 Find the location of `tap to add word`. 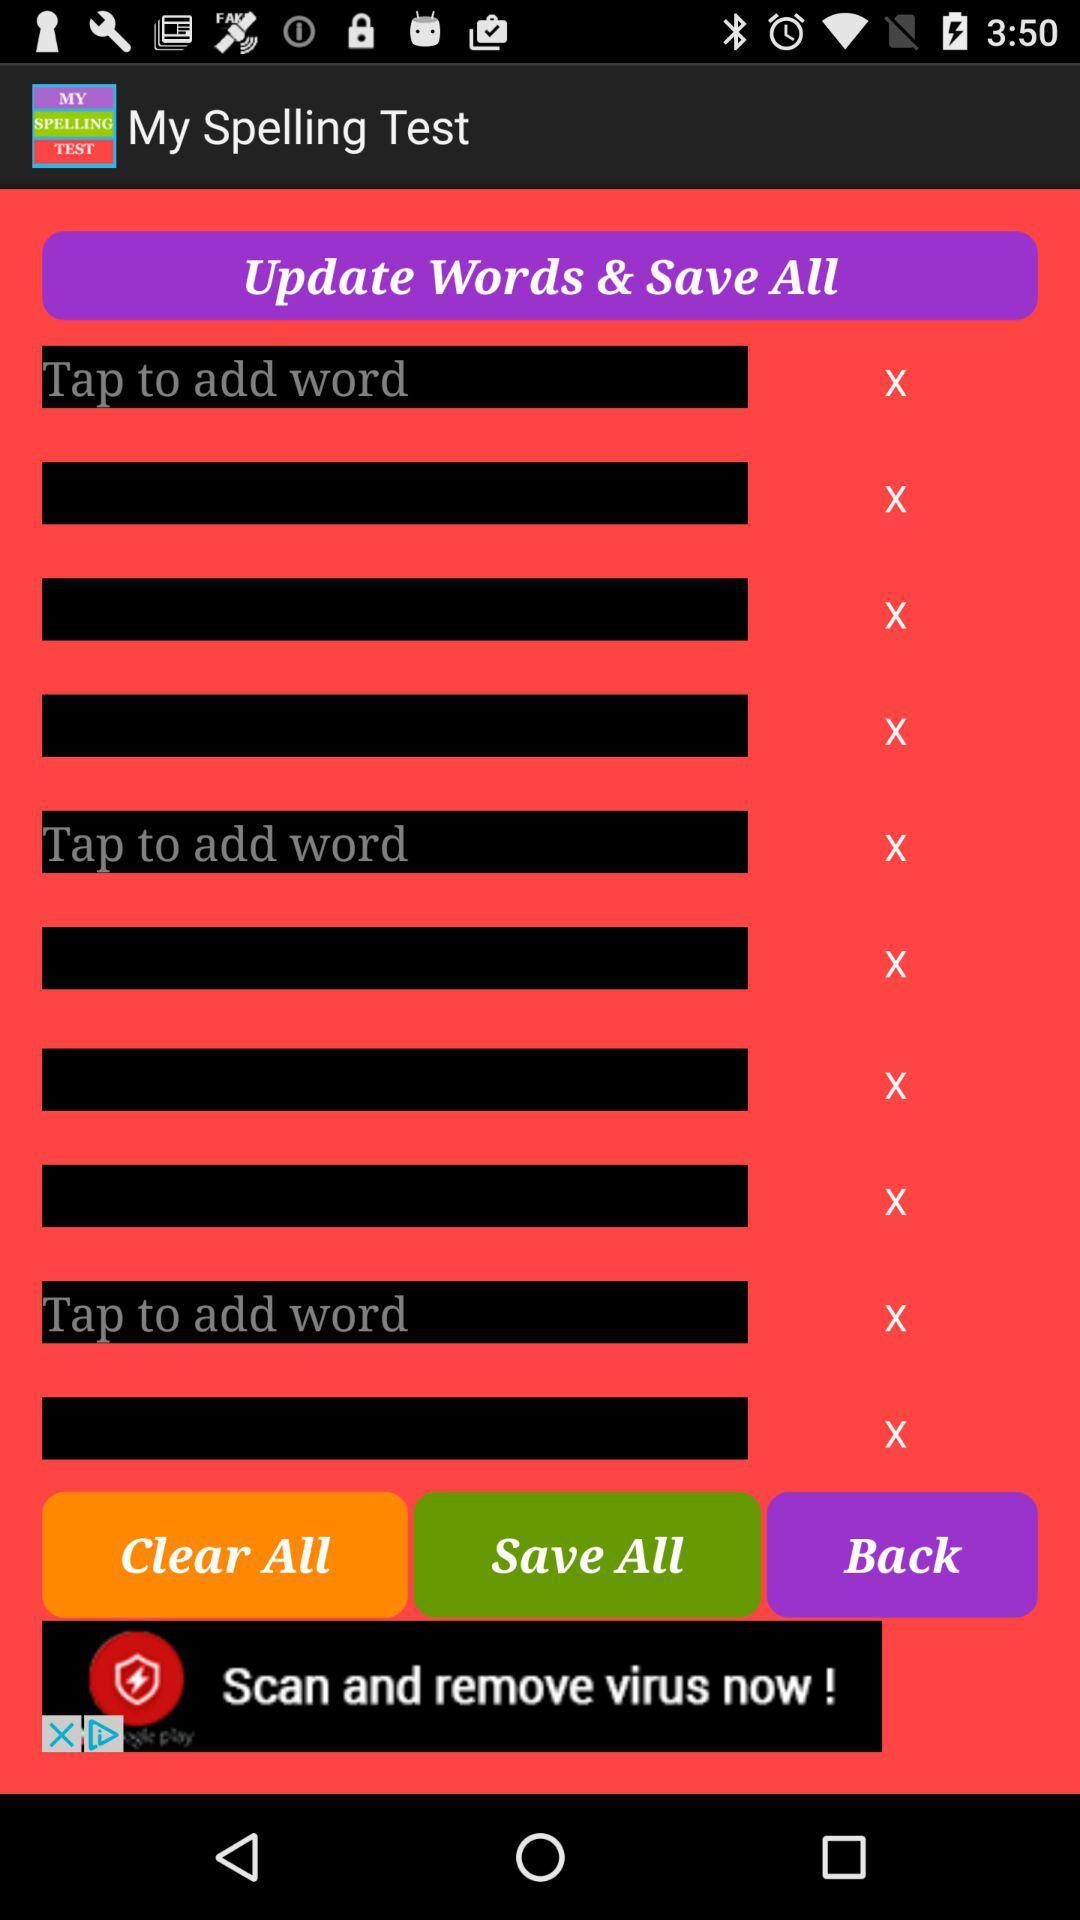

tap to add word is located at coordinates (394, 1427).